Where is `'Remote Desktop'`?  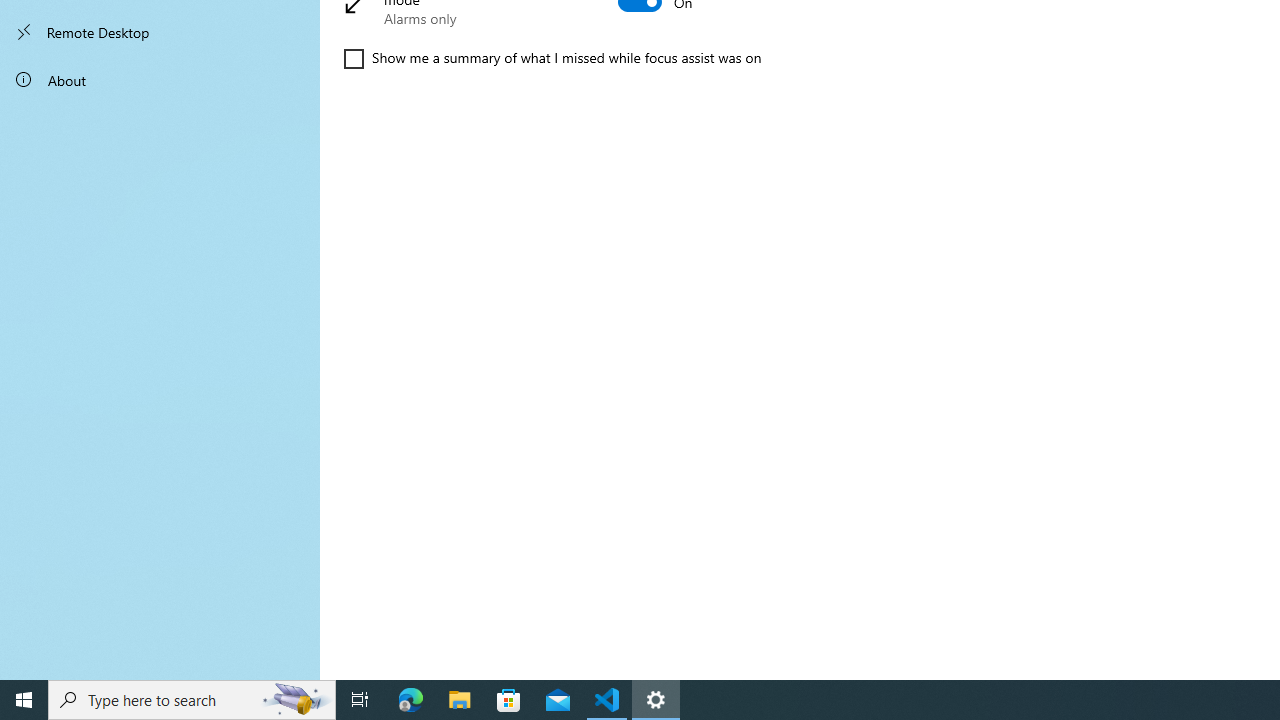 'Remote Desktop' is located at coordinates (160, 32).